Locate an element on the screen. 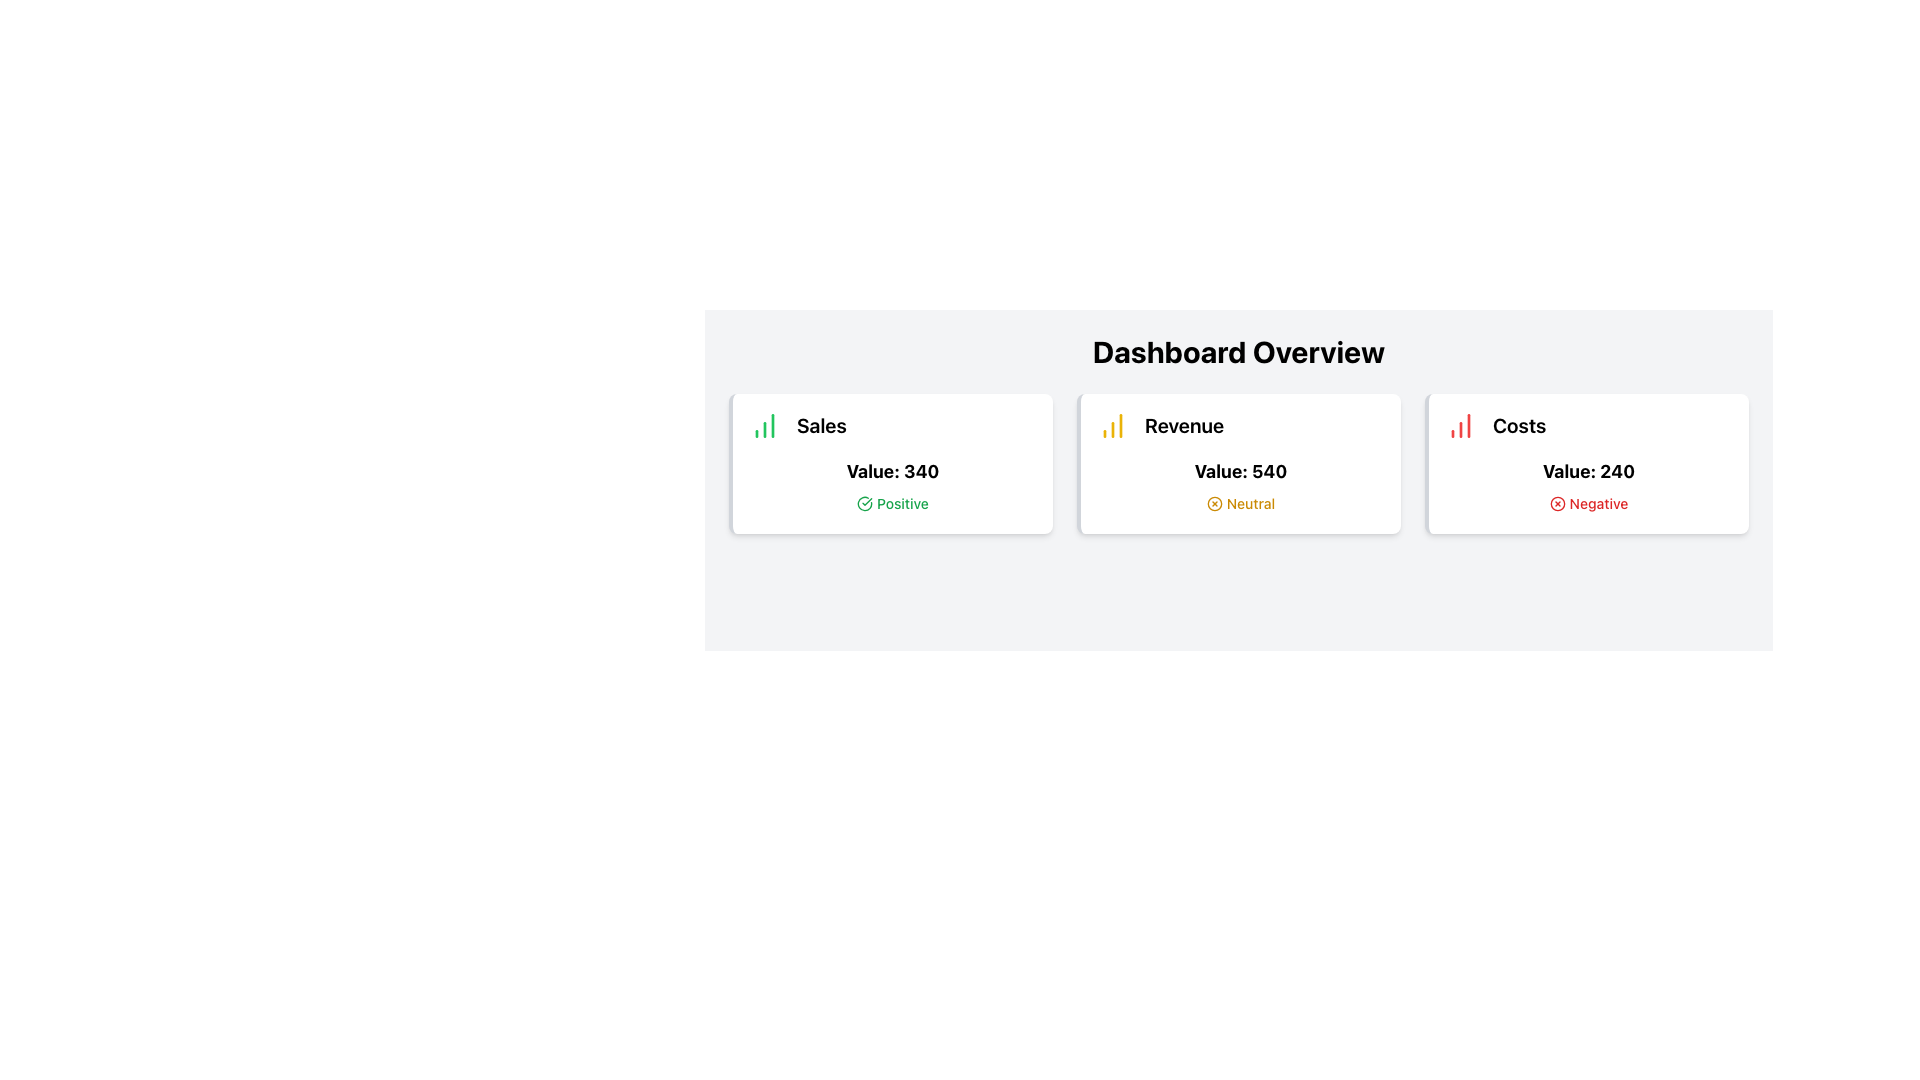 Image resolution: width=1920 pixels, height=1080 pixels. the green circular icon with a checkmark located in the 'Sales' data card, near the top-left corner adjacent to the label 'Sales' is located at coordinates (865, 503).